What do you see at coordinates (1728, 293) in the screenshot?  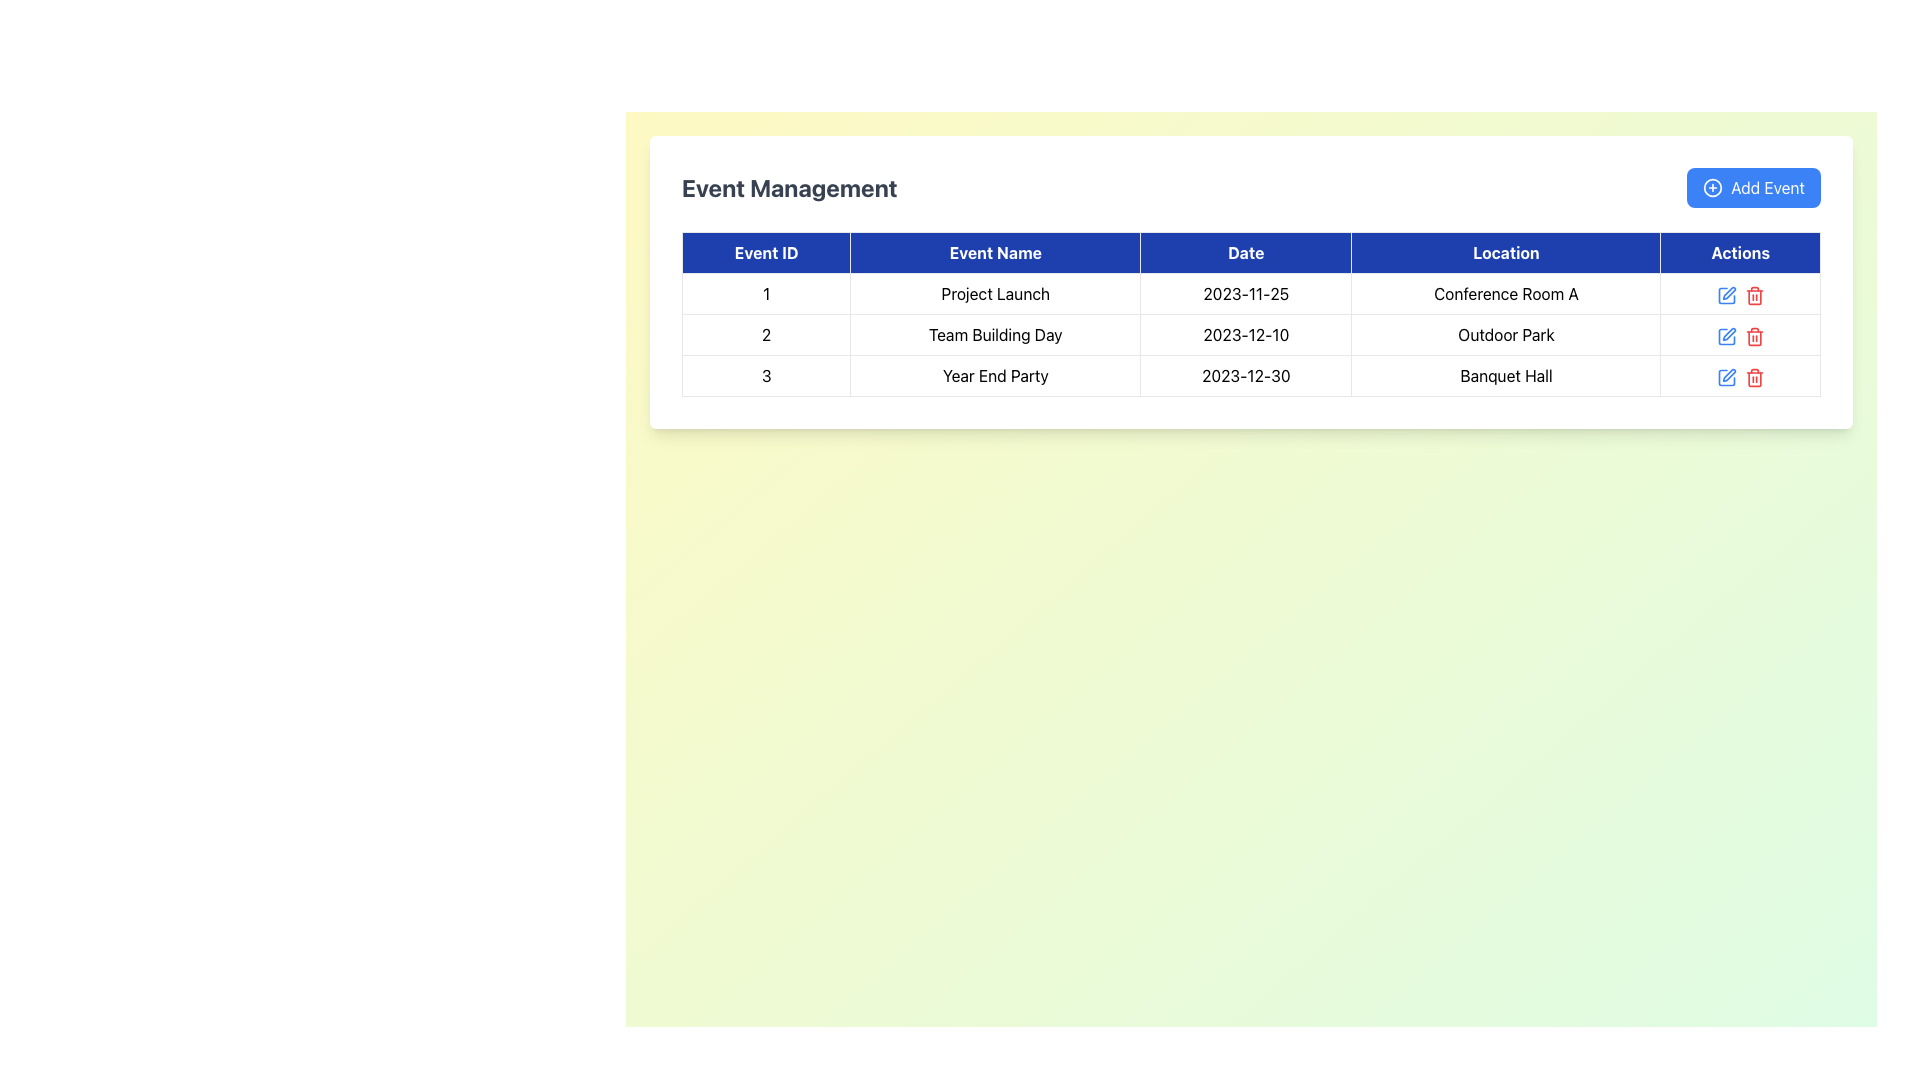 I see `the Edit function icon located in the Actions column of the first row of the table` at bounding box center [1728, 293].